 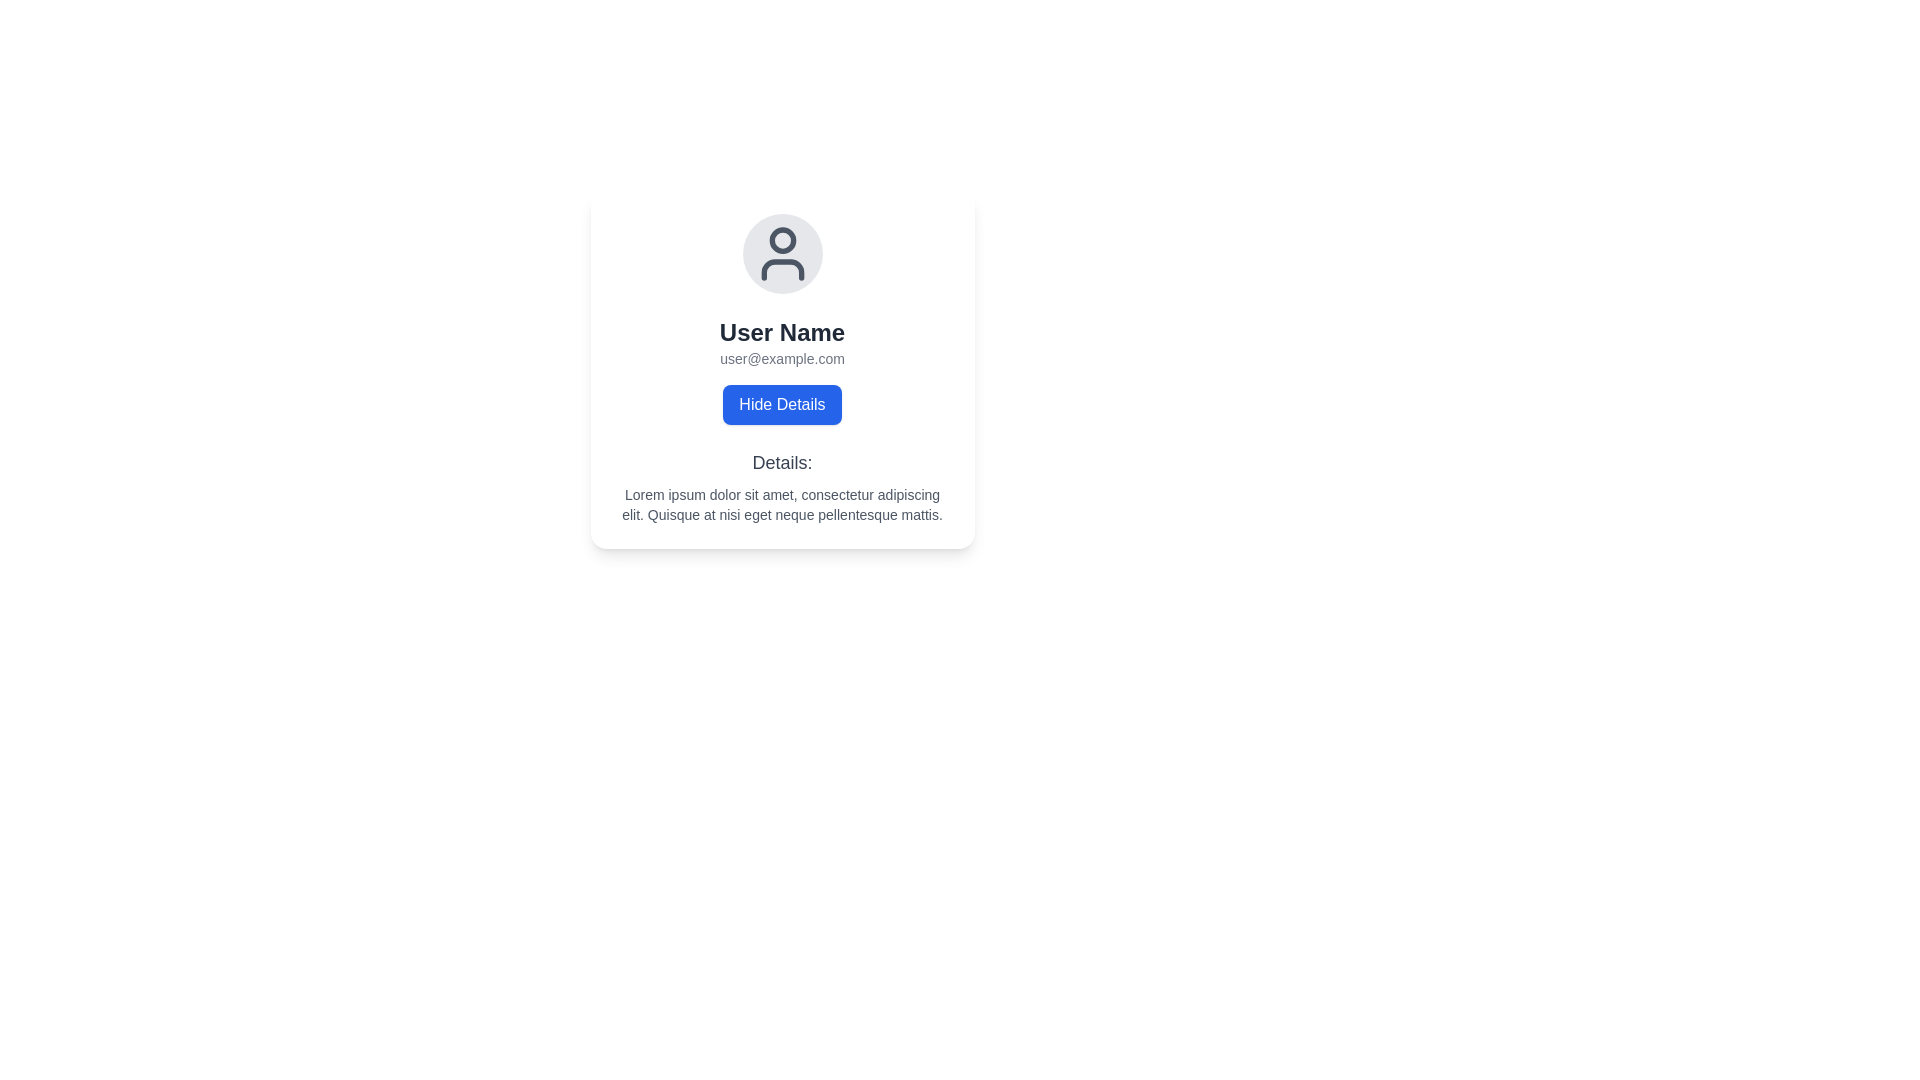 I want to click on the rectangular button with a blue background and white bold text reading 'Hide Details', located centrally below the 'user@example.com' text field, so click(x=781, y=405).